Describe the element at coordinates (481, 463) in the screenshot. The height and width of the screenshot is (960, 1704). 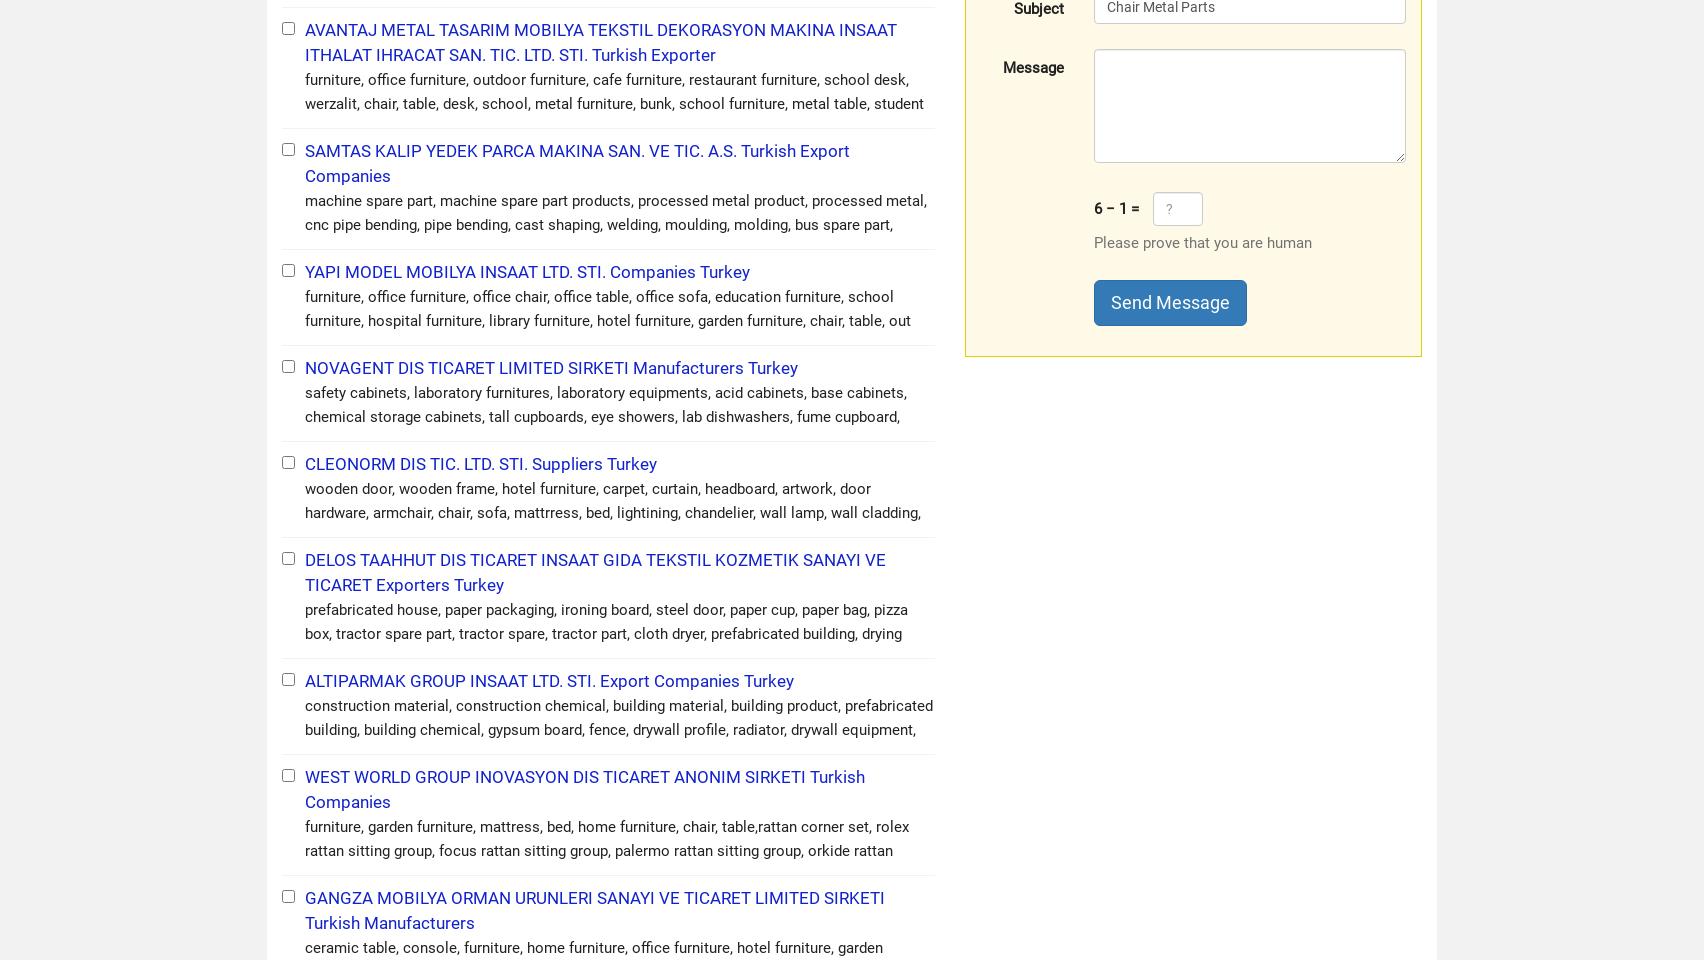
I see `'CLEONORM DIS TIC. LTD. STI. Suppliers Turkey'` at that location.